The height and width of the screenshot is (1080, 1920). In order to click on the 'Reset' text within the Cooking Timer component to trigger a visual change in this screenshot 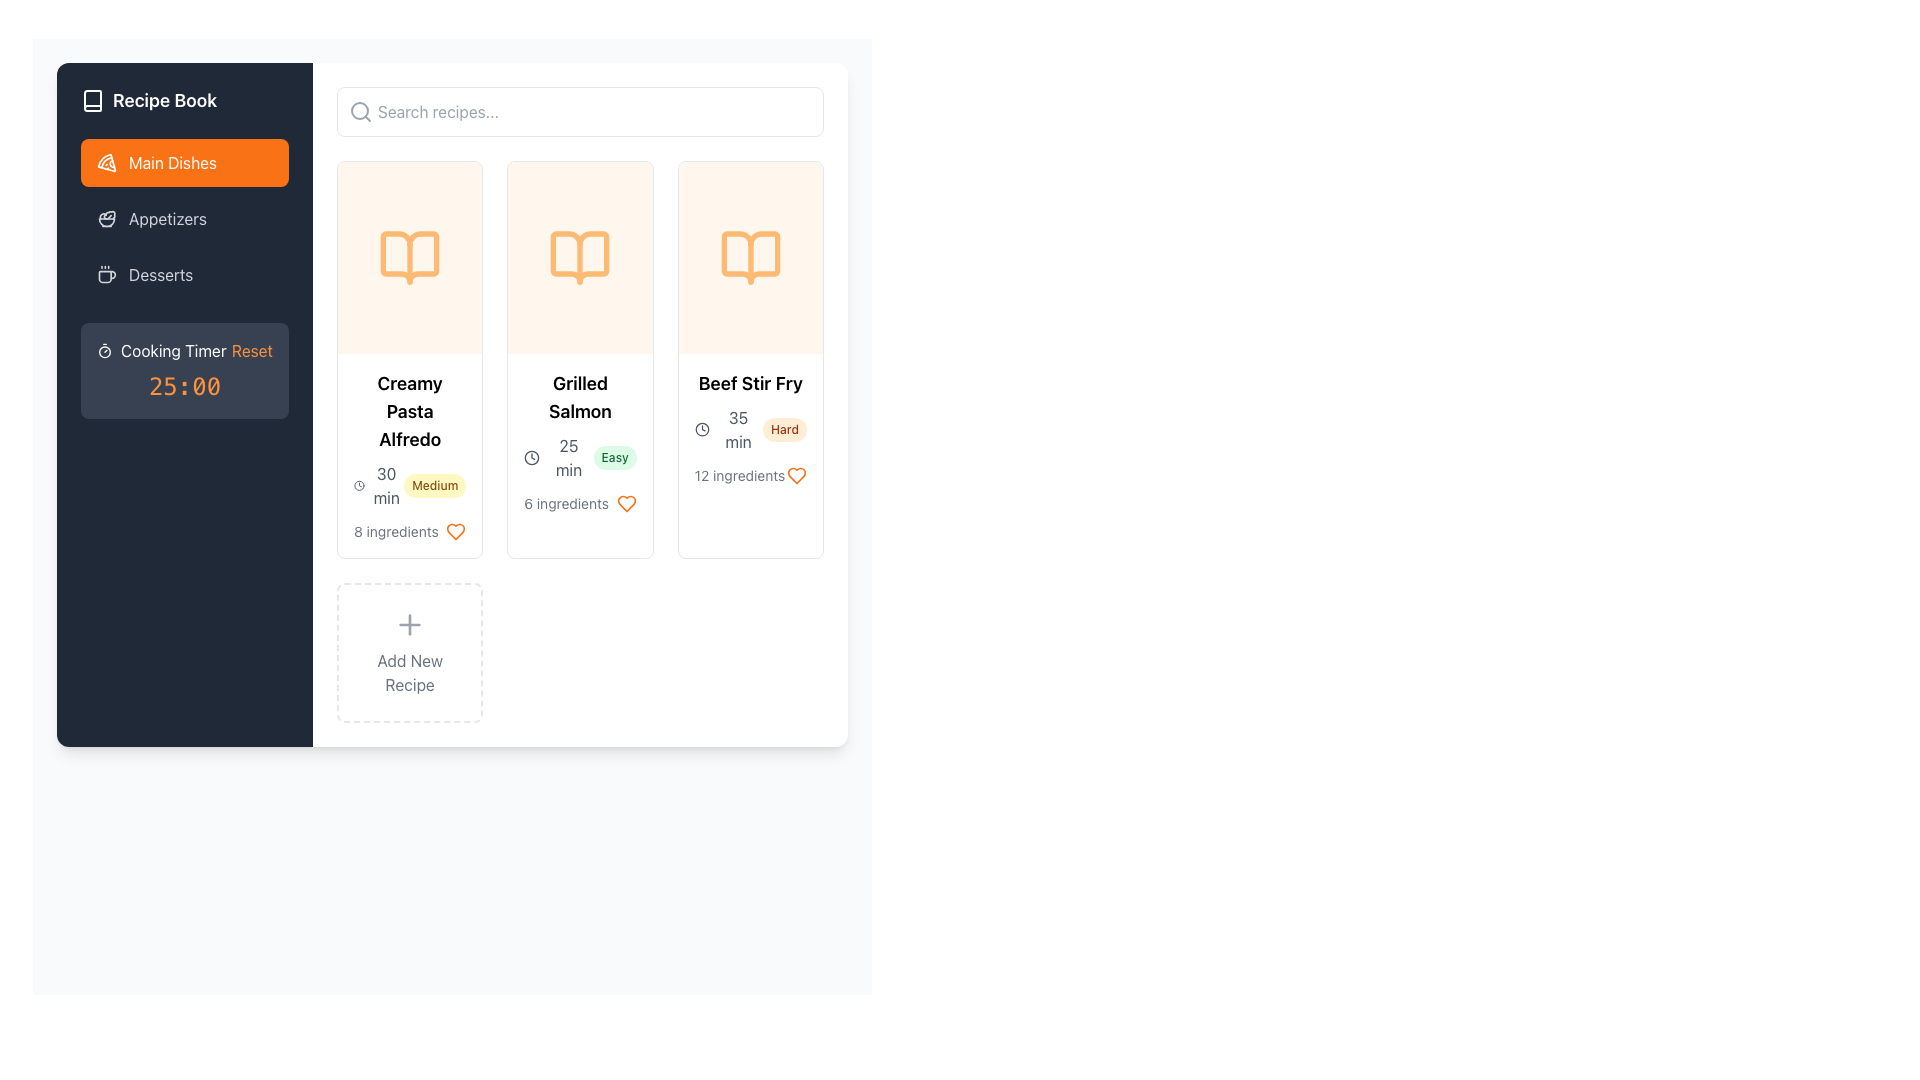, I will do `click(185, 370)`.